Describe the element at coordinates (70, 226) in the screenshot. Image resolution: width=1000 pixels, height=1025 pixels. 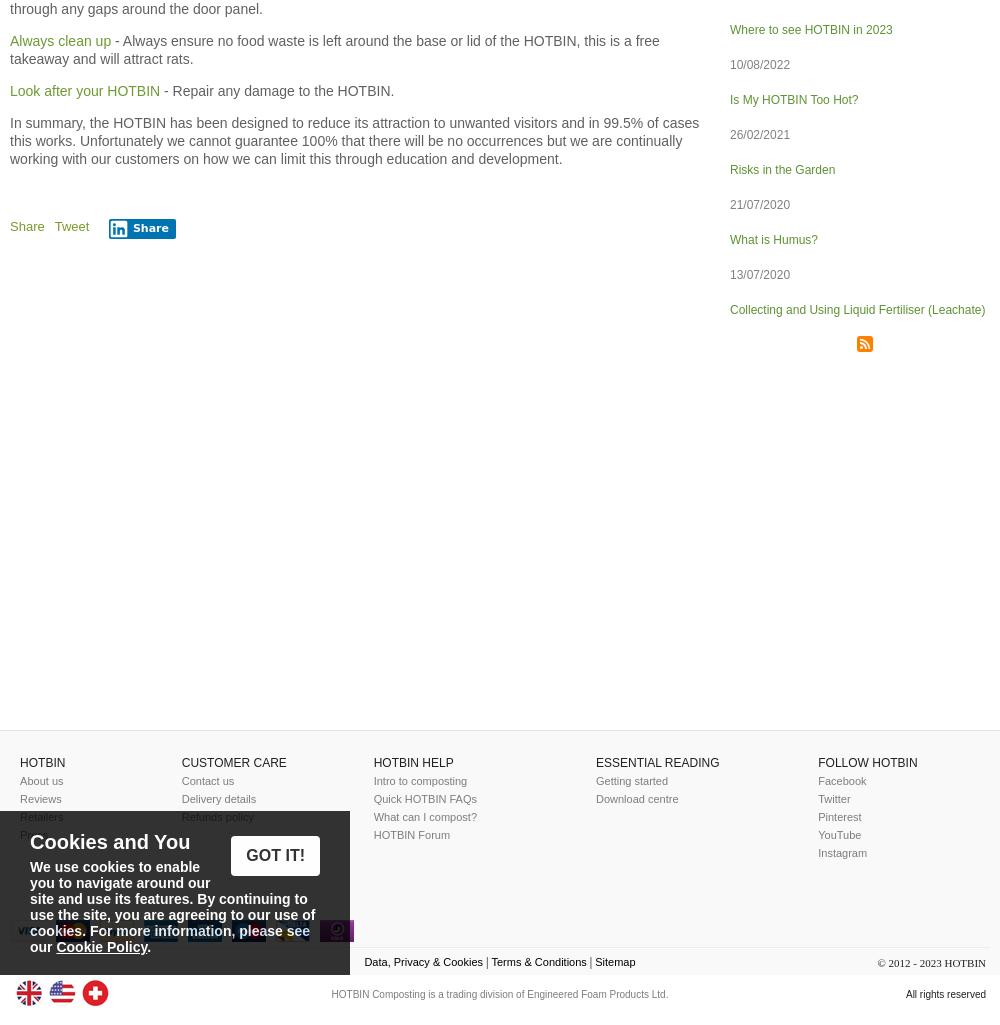
I see `'Tweet'` at that location.